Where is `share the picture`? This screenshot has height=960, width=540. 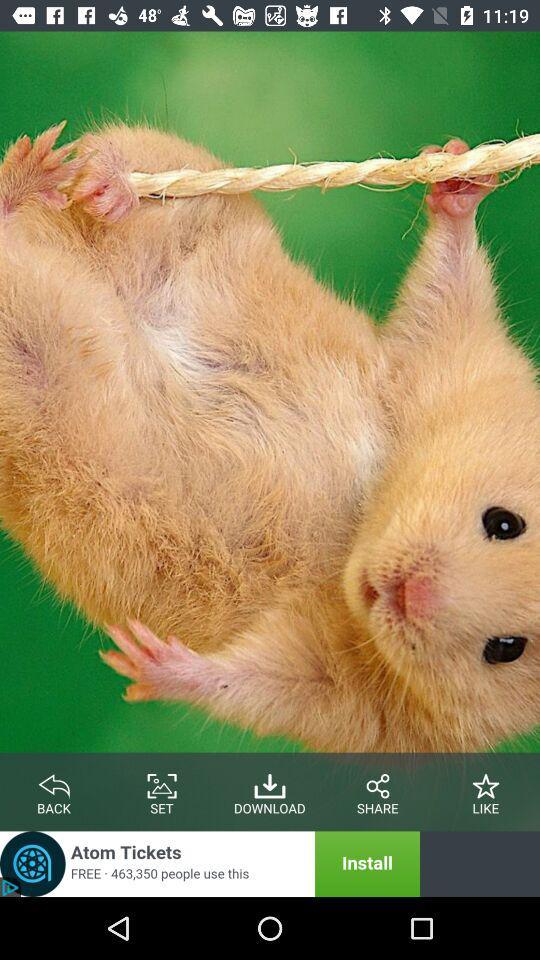 share the picture is located at coordinates (378, 782).